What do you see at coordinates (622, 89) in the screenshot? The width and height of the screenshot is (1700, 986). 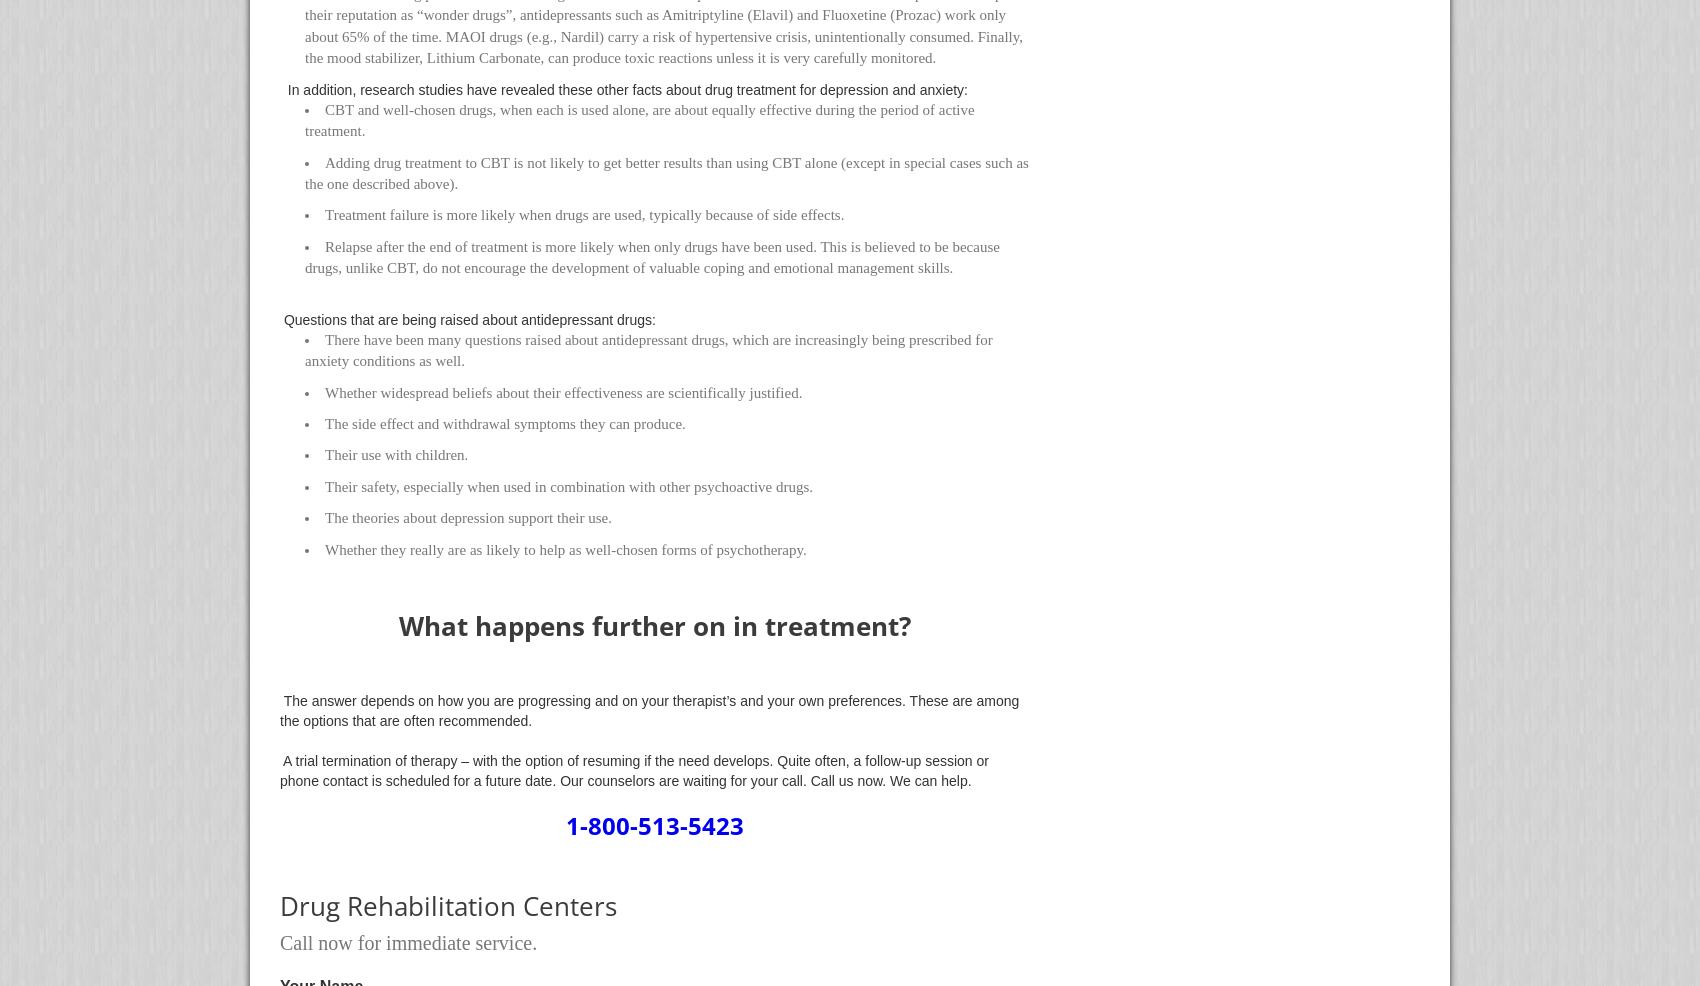 I see `'In addition, research studies have revealed these other facts about drug treatment for depression and anxiety:'` at bounding box center [622, 89].